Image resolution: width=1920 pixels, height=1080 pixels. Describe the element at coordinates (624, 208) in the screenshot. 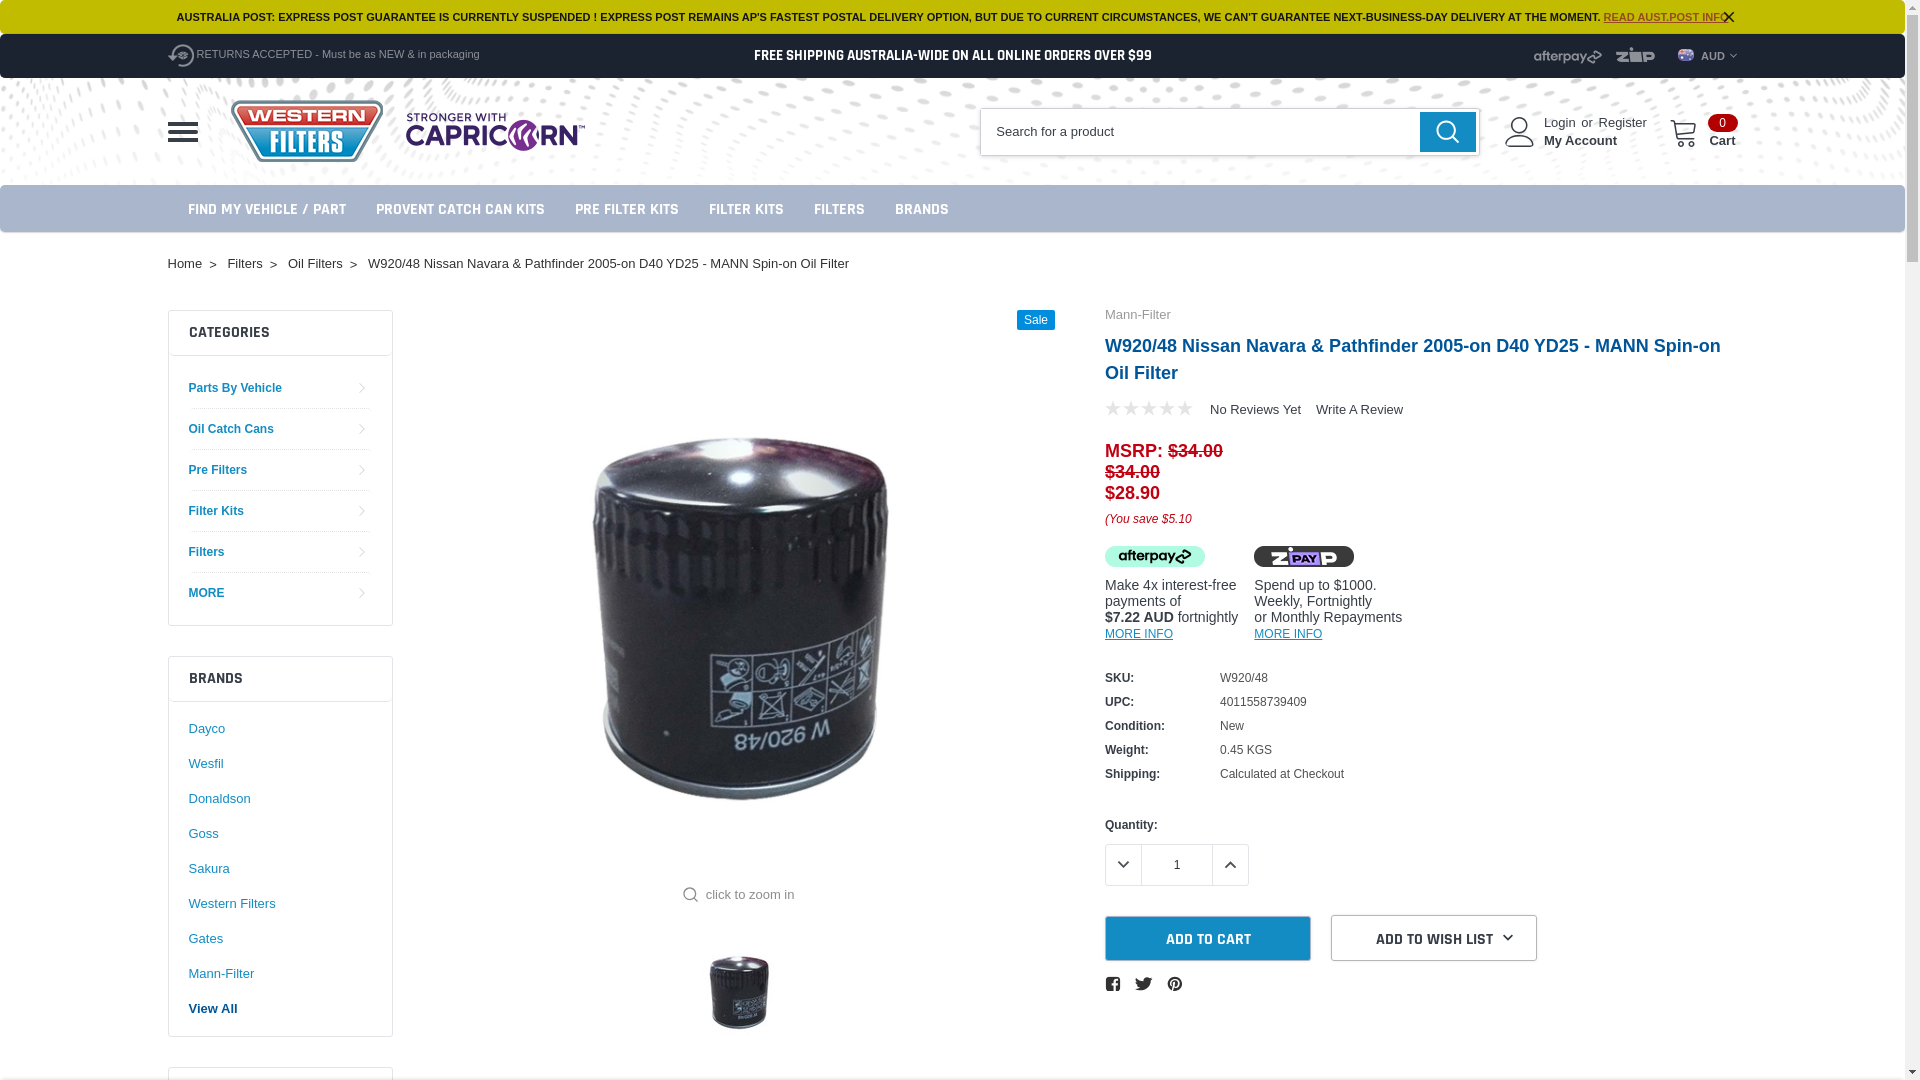

I see `'PRE FILTER KITS'` at that location.